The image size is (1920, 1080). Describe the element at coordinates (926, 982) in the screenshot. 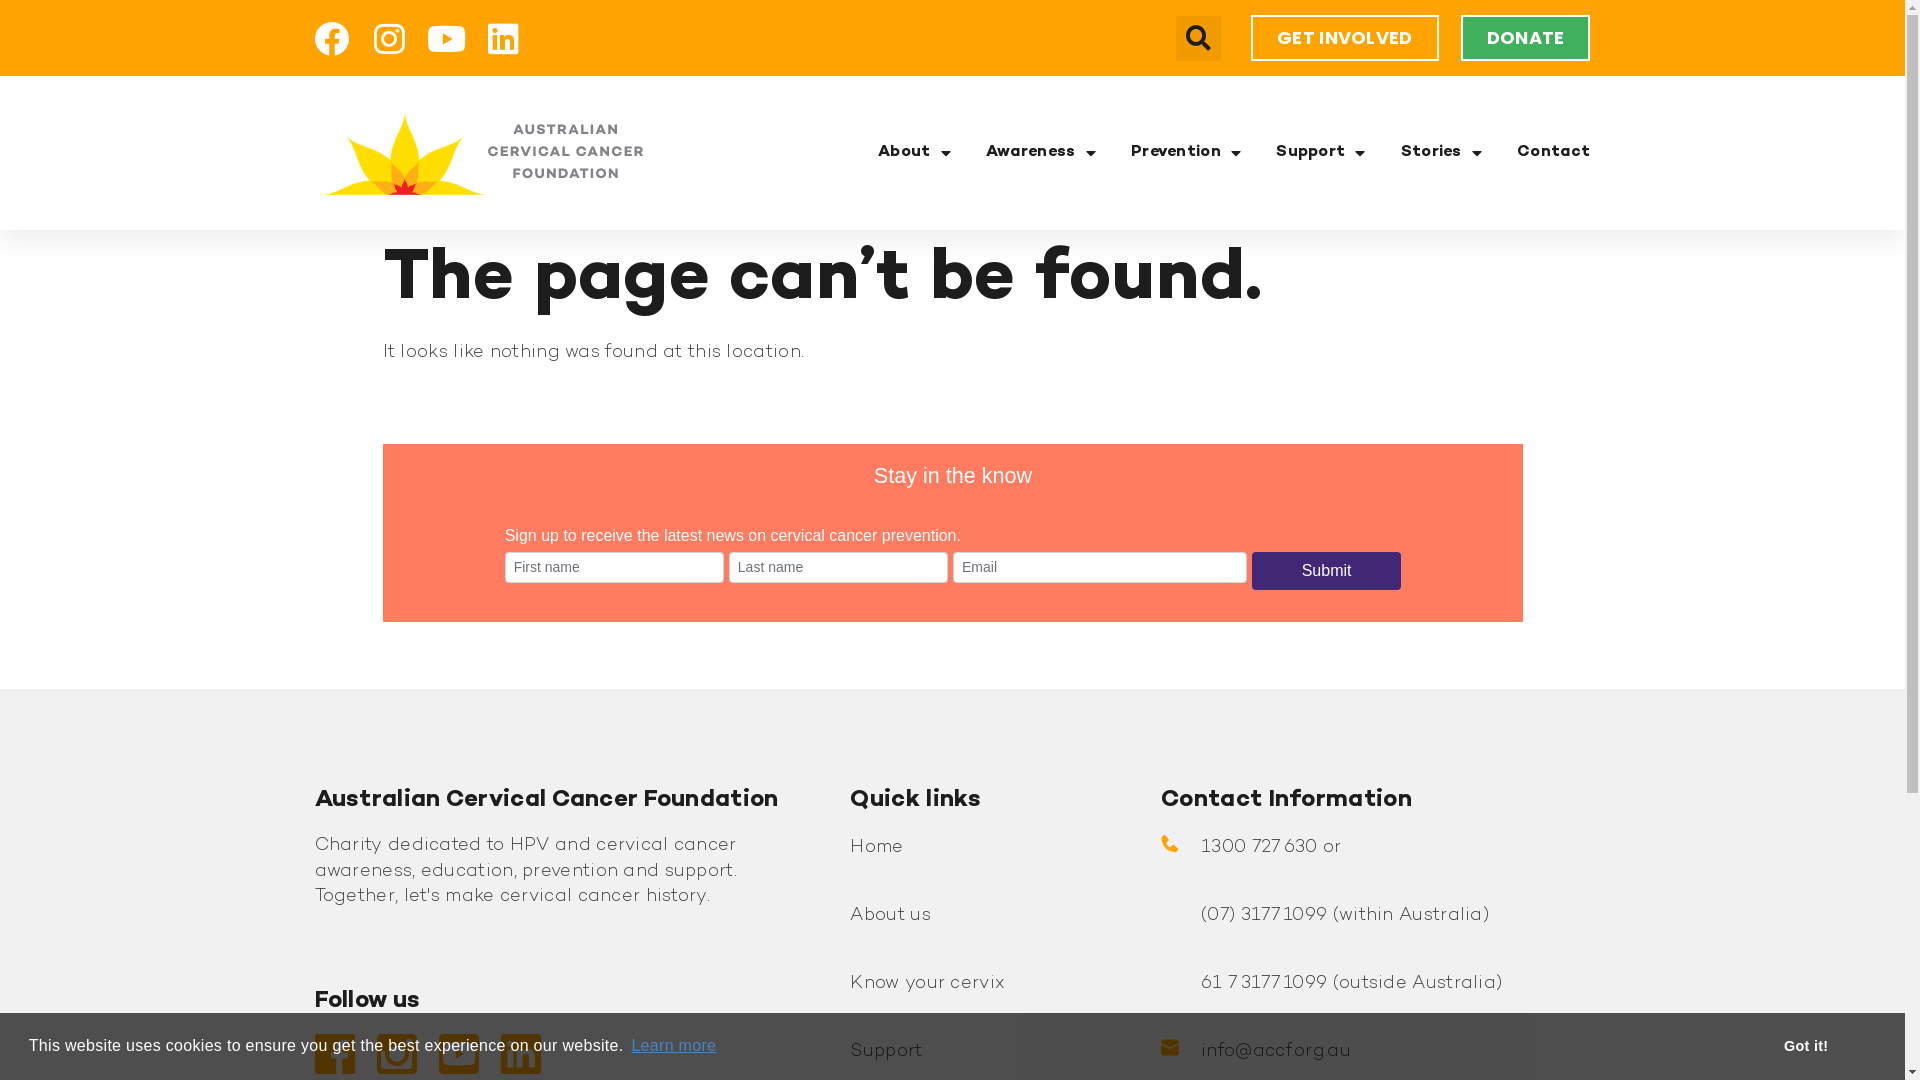

I see `'Know your cervix'` at that location.